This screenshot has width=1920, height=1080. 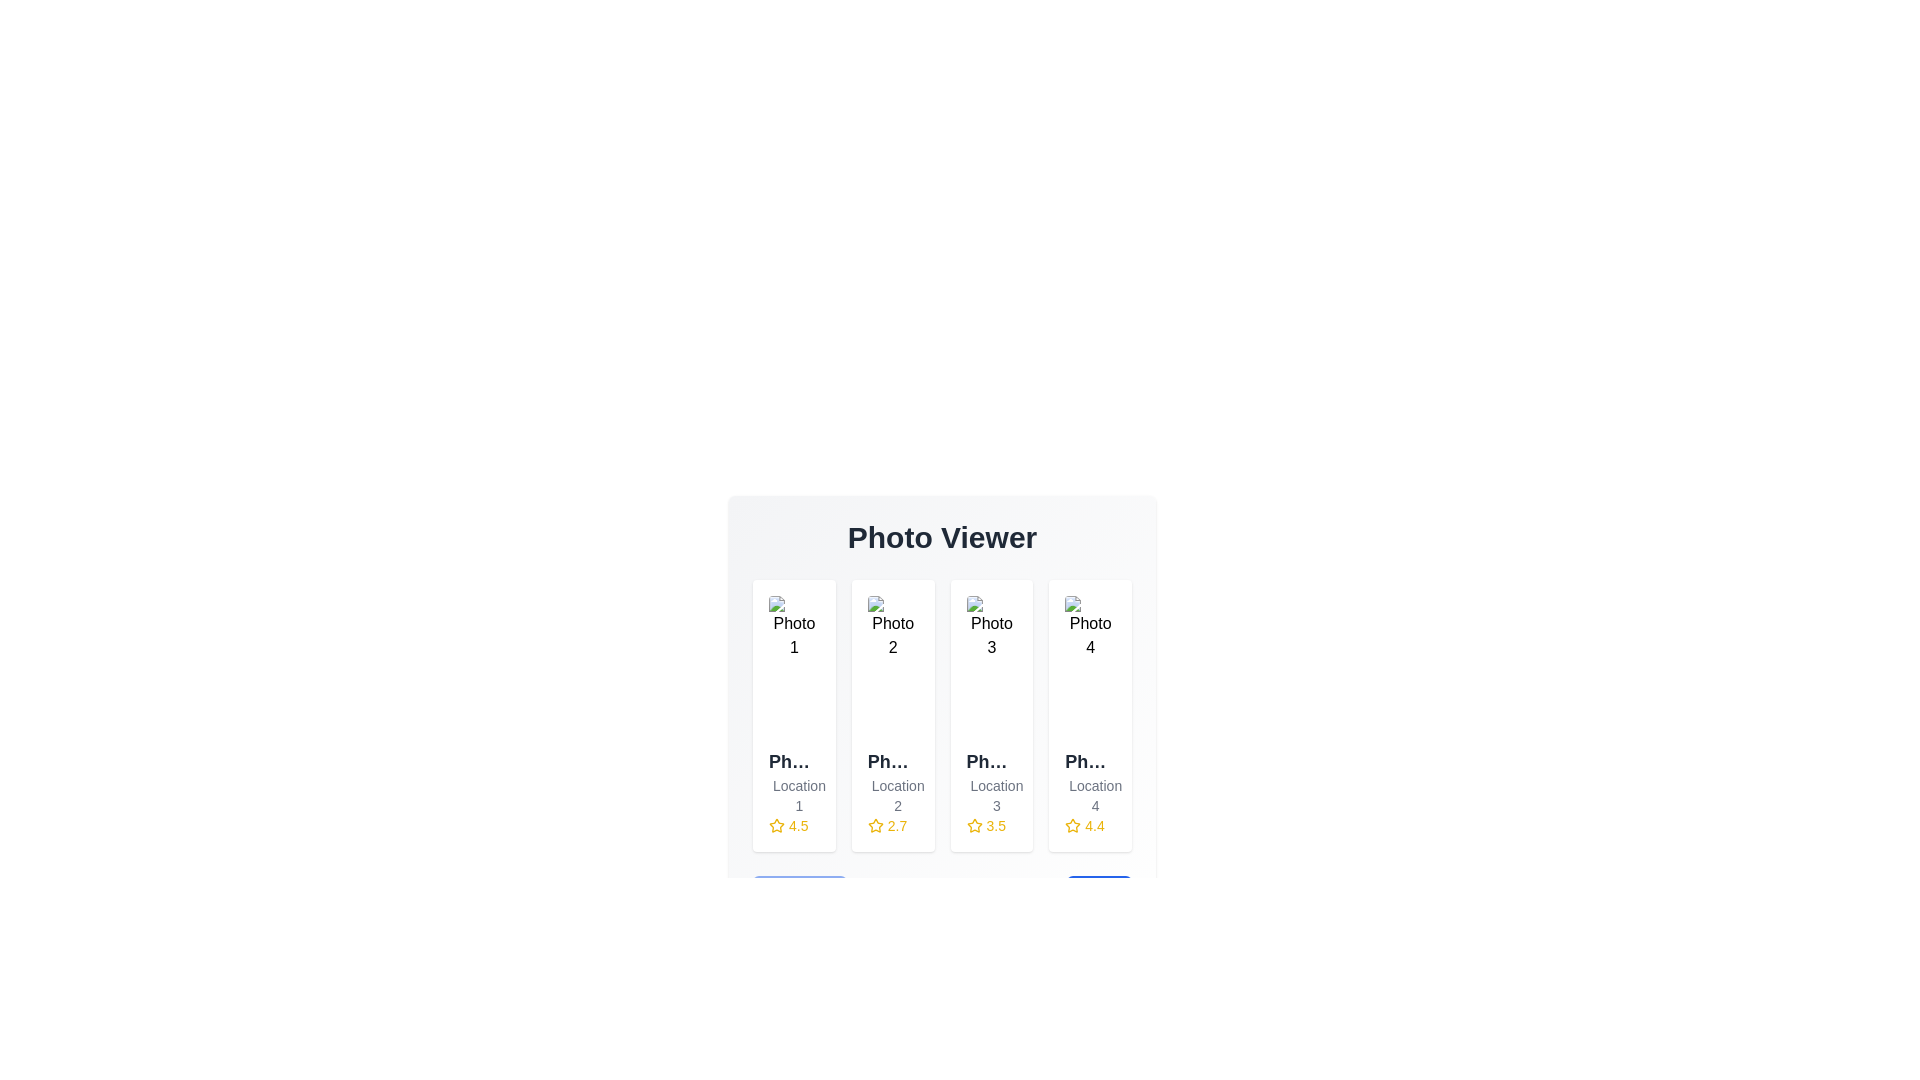 I want to click on the title or image of the fourth card in the gallery, which is visually represented with a photo, title 'Photo 4', location 'Location 4', and rating '4.4', for navigation, so click(x=1089, y=715).